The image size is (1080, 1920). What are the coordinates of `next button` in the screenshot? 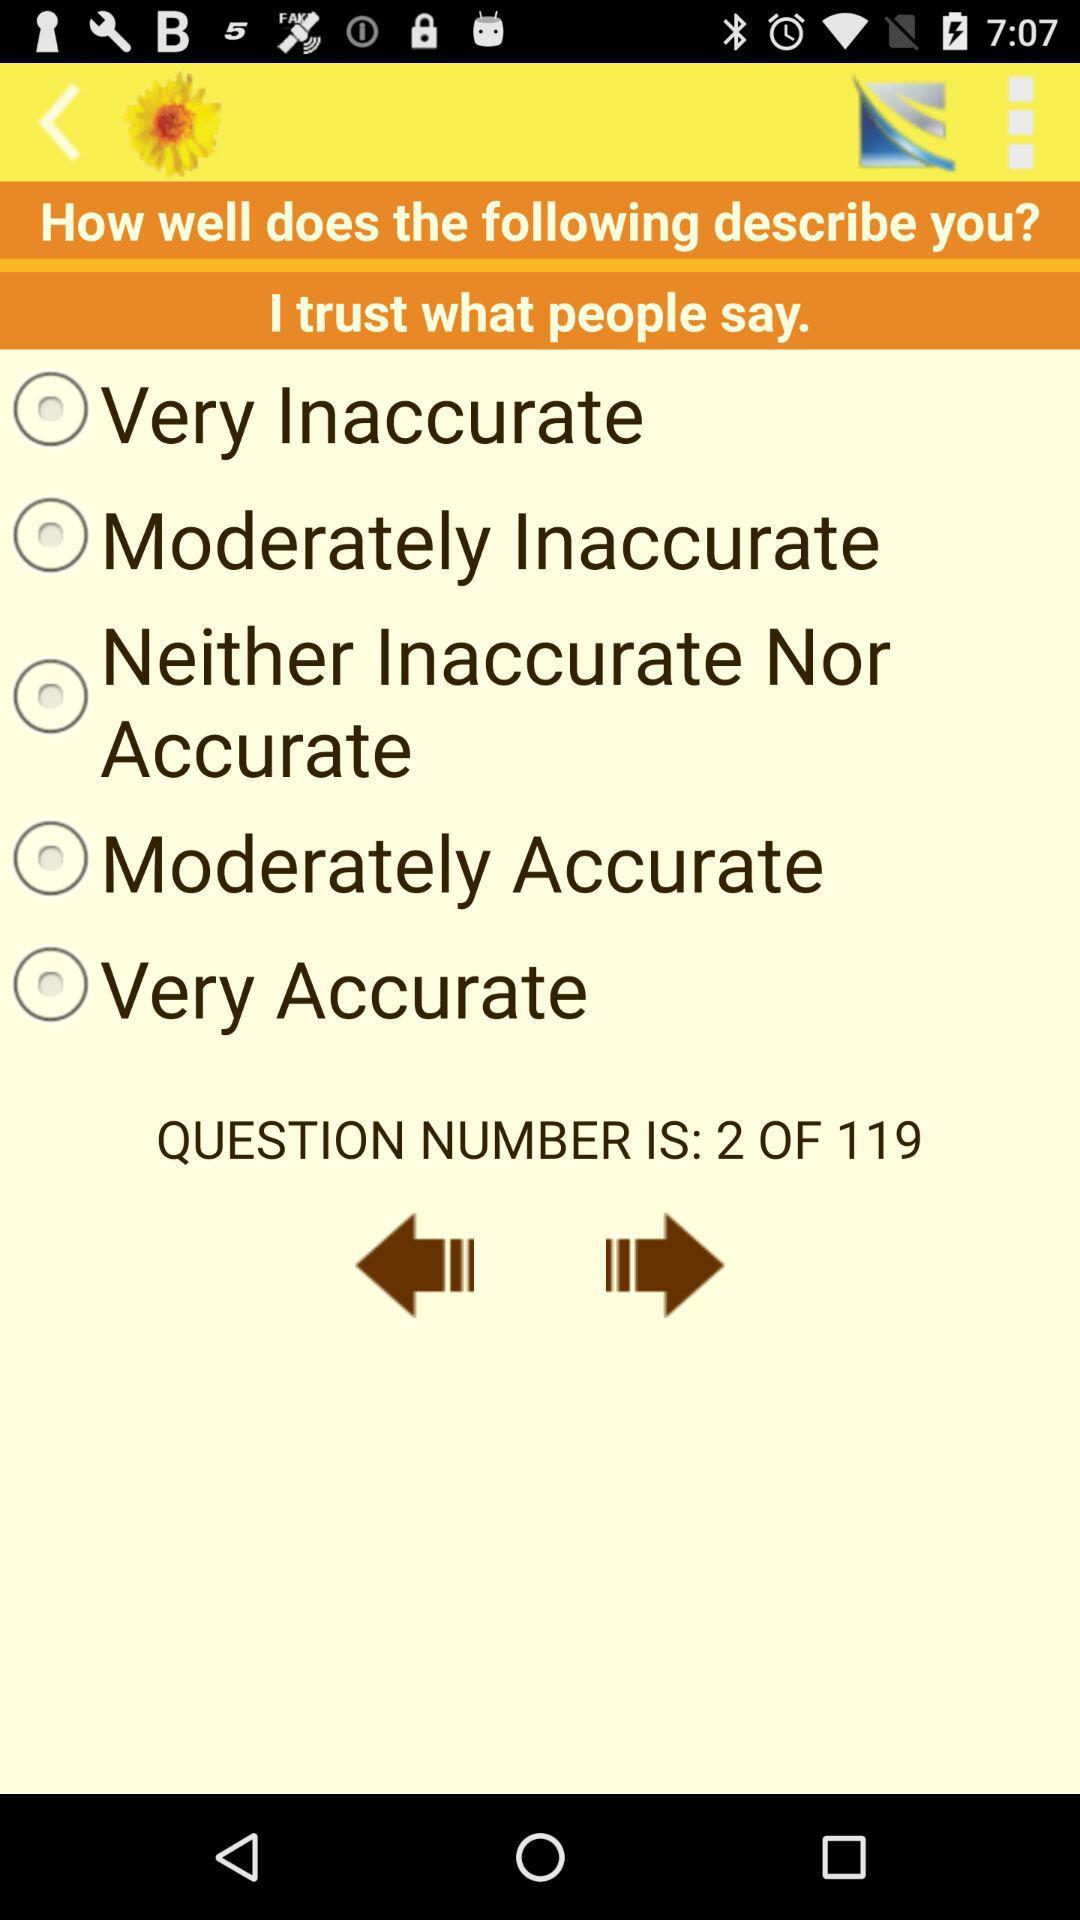 It's located at (665, 1264).